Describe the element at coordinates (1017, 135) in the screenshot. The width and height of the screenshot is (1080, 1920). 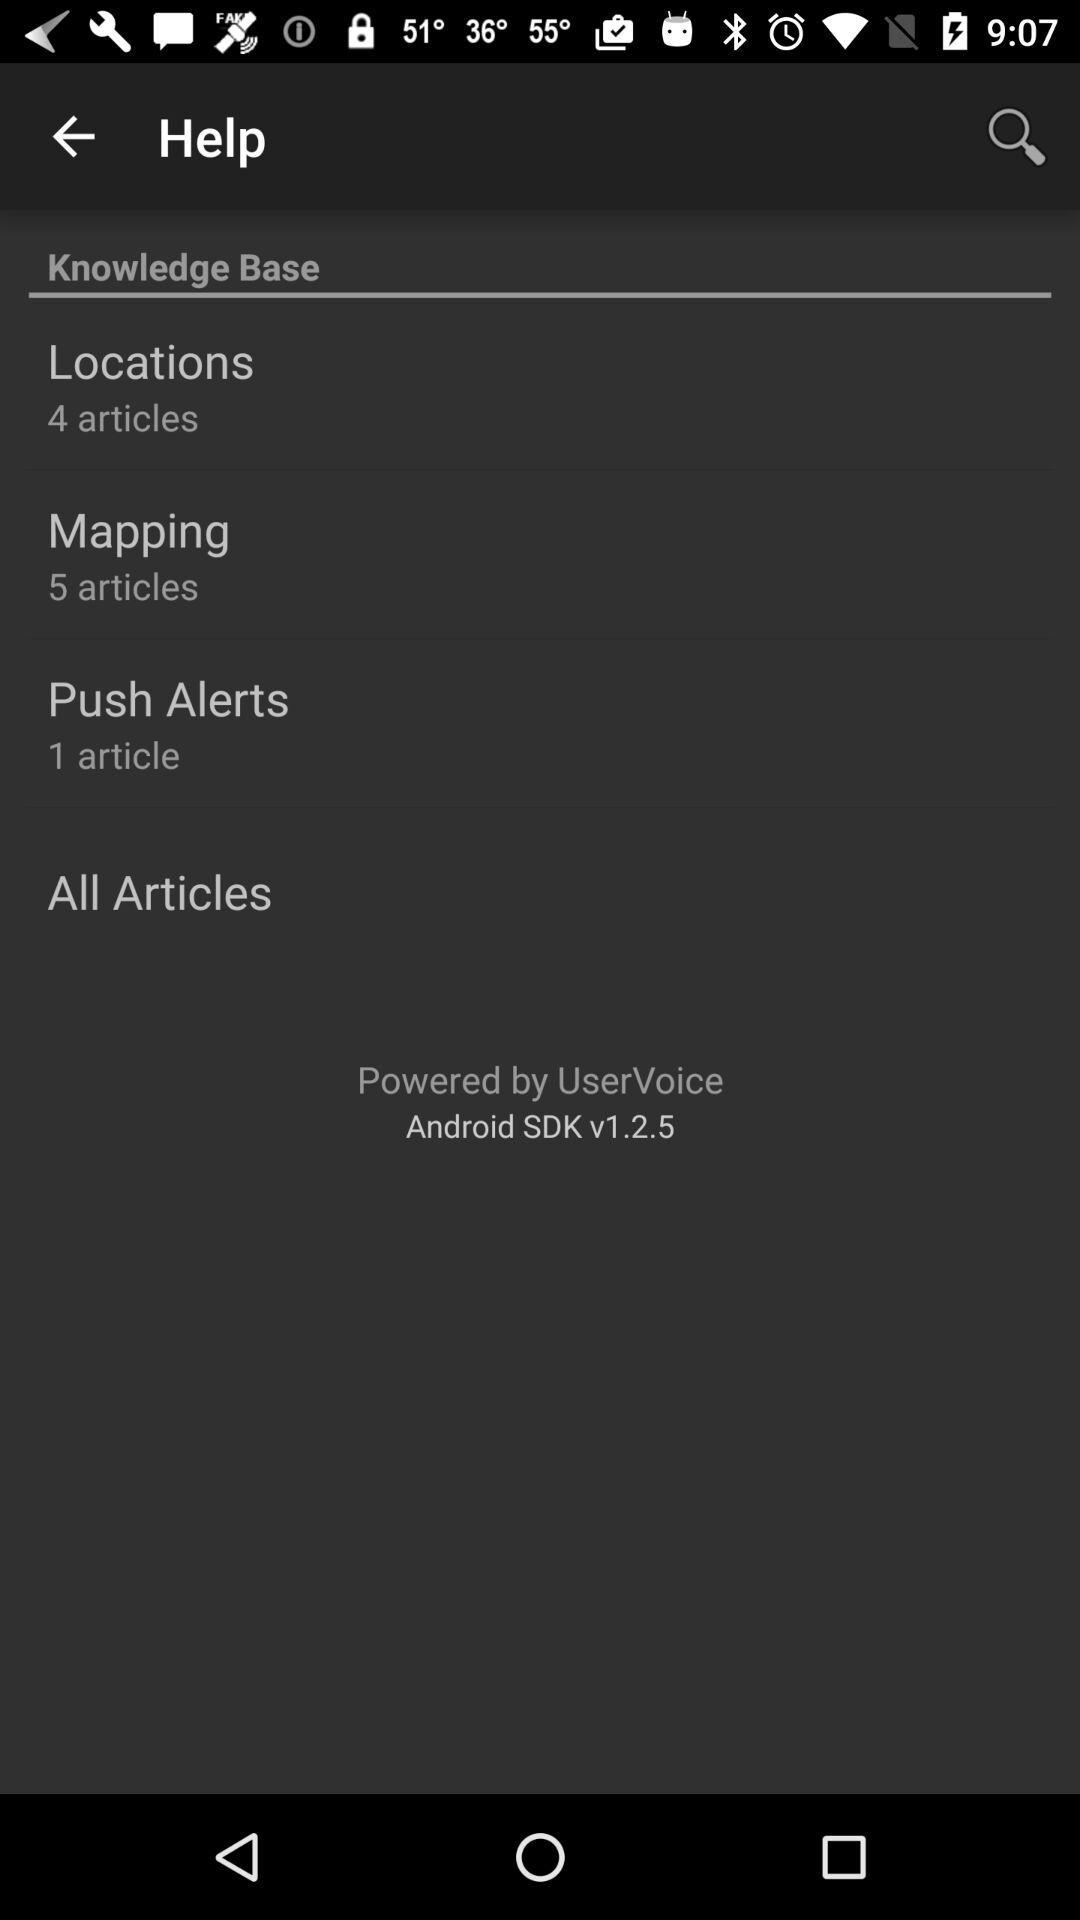
I see `the icon at the top right corner` at that location.